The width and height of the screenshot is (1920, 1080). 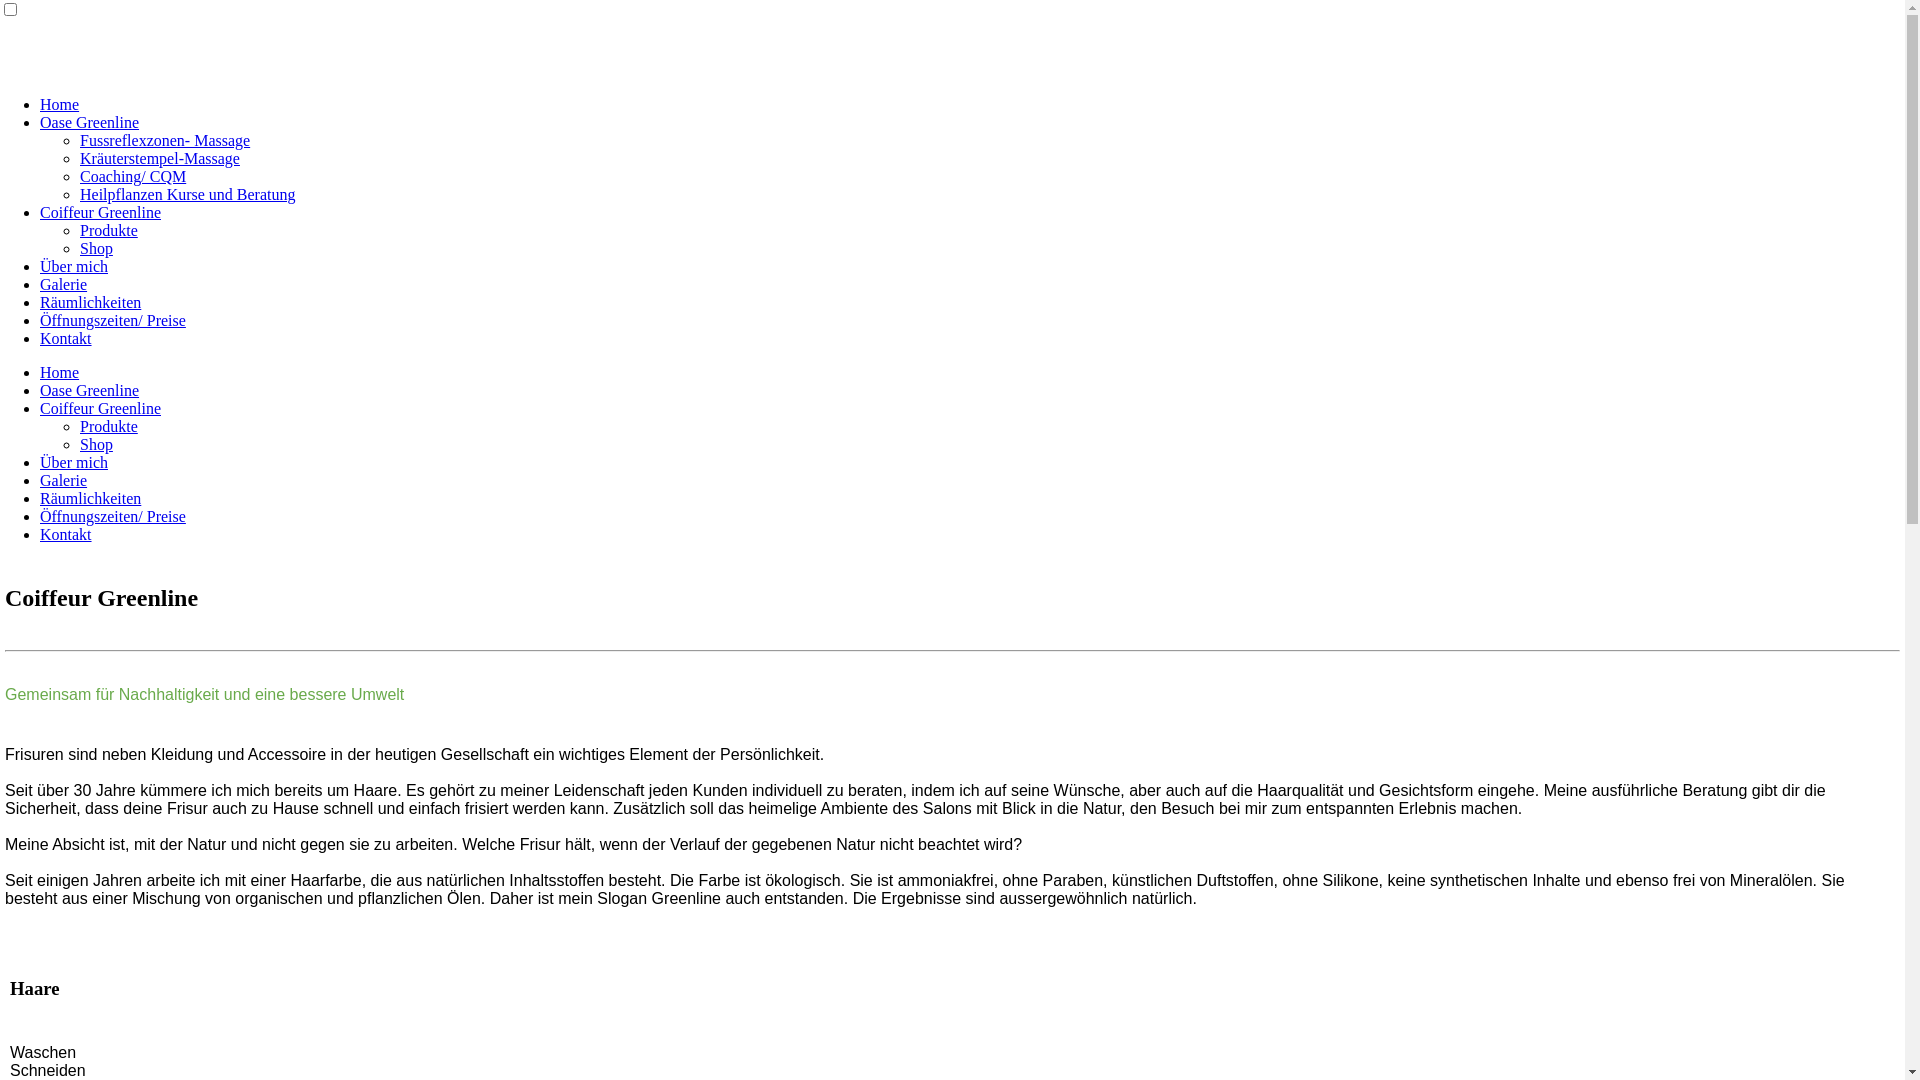 I want to click on 'Kontakt', so click(x=66, y=337).